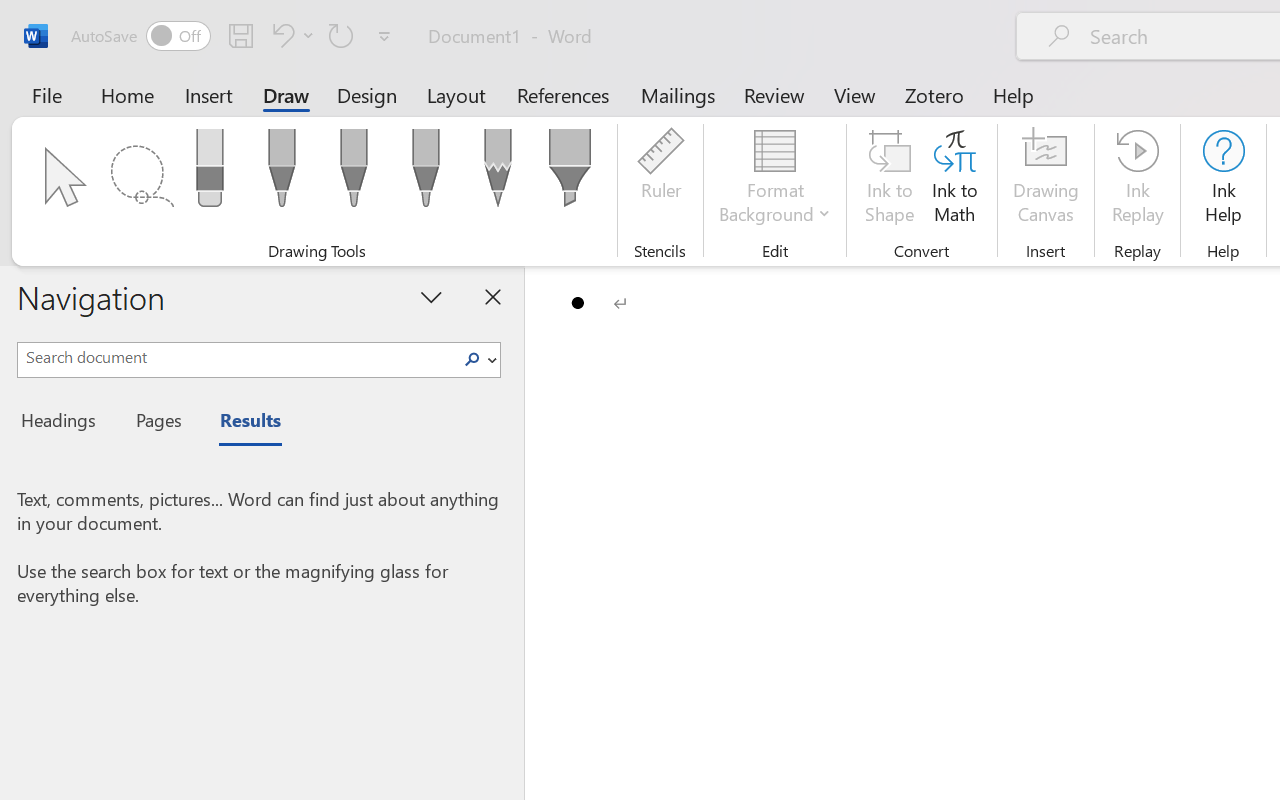  I want to click on 'Format Background', so click(774, 179).